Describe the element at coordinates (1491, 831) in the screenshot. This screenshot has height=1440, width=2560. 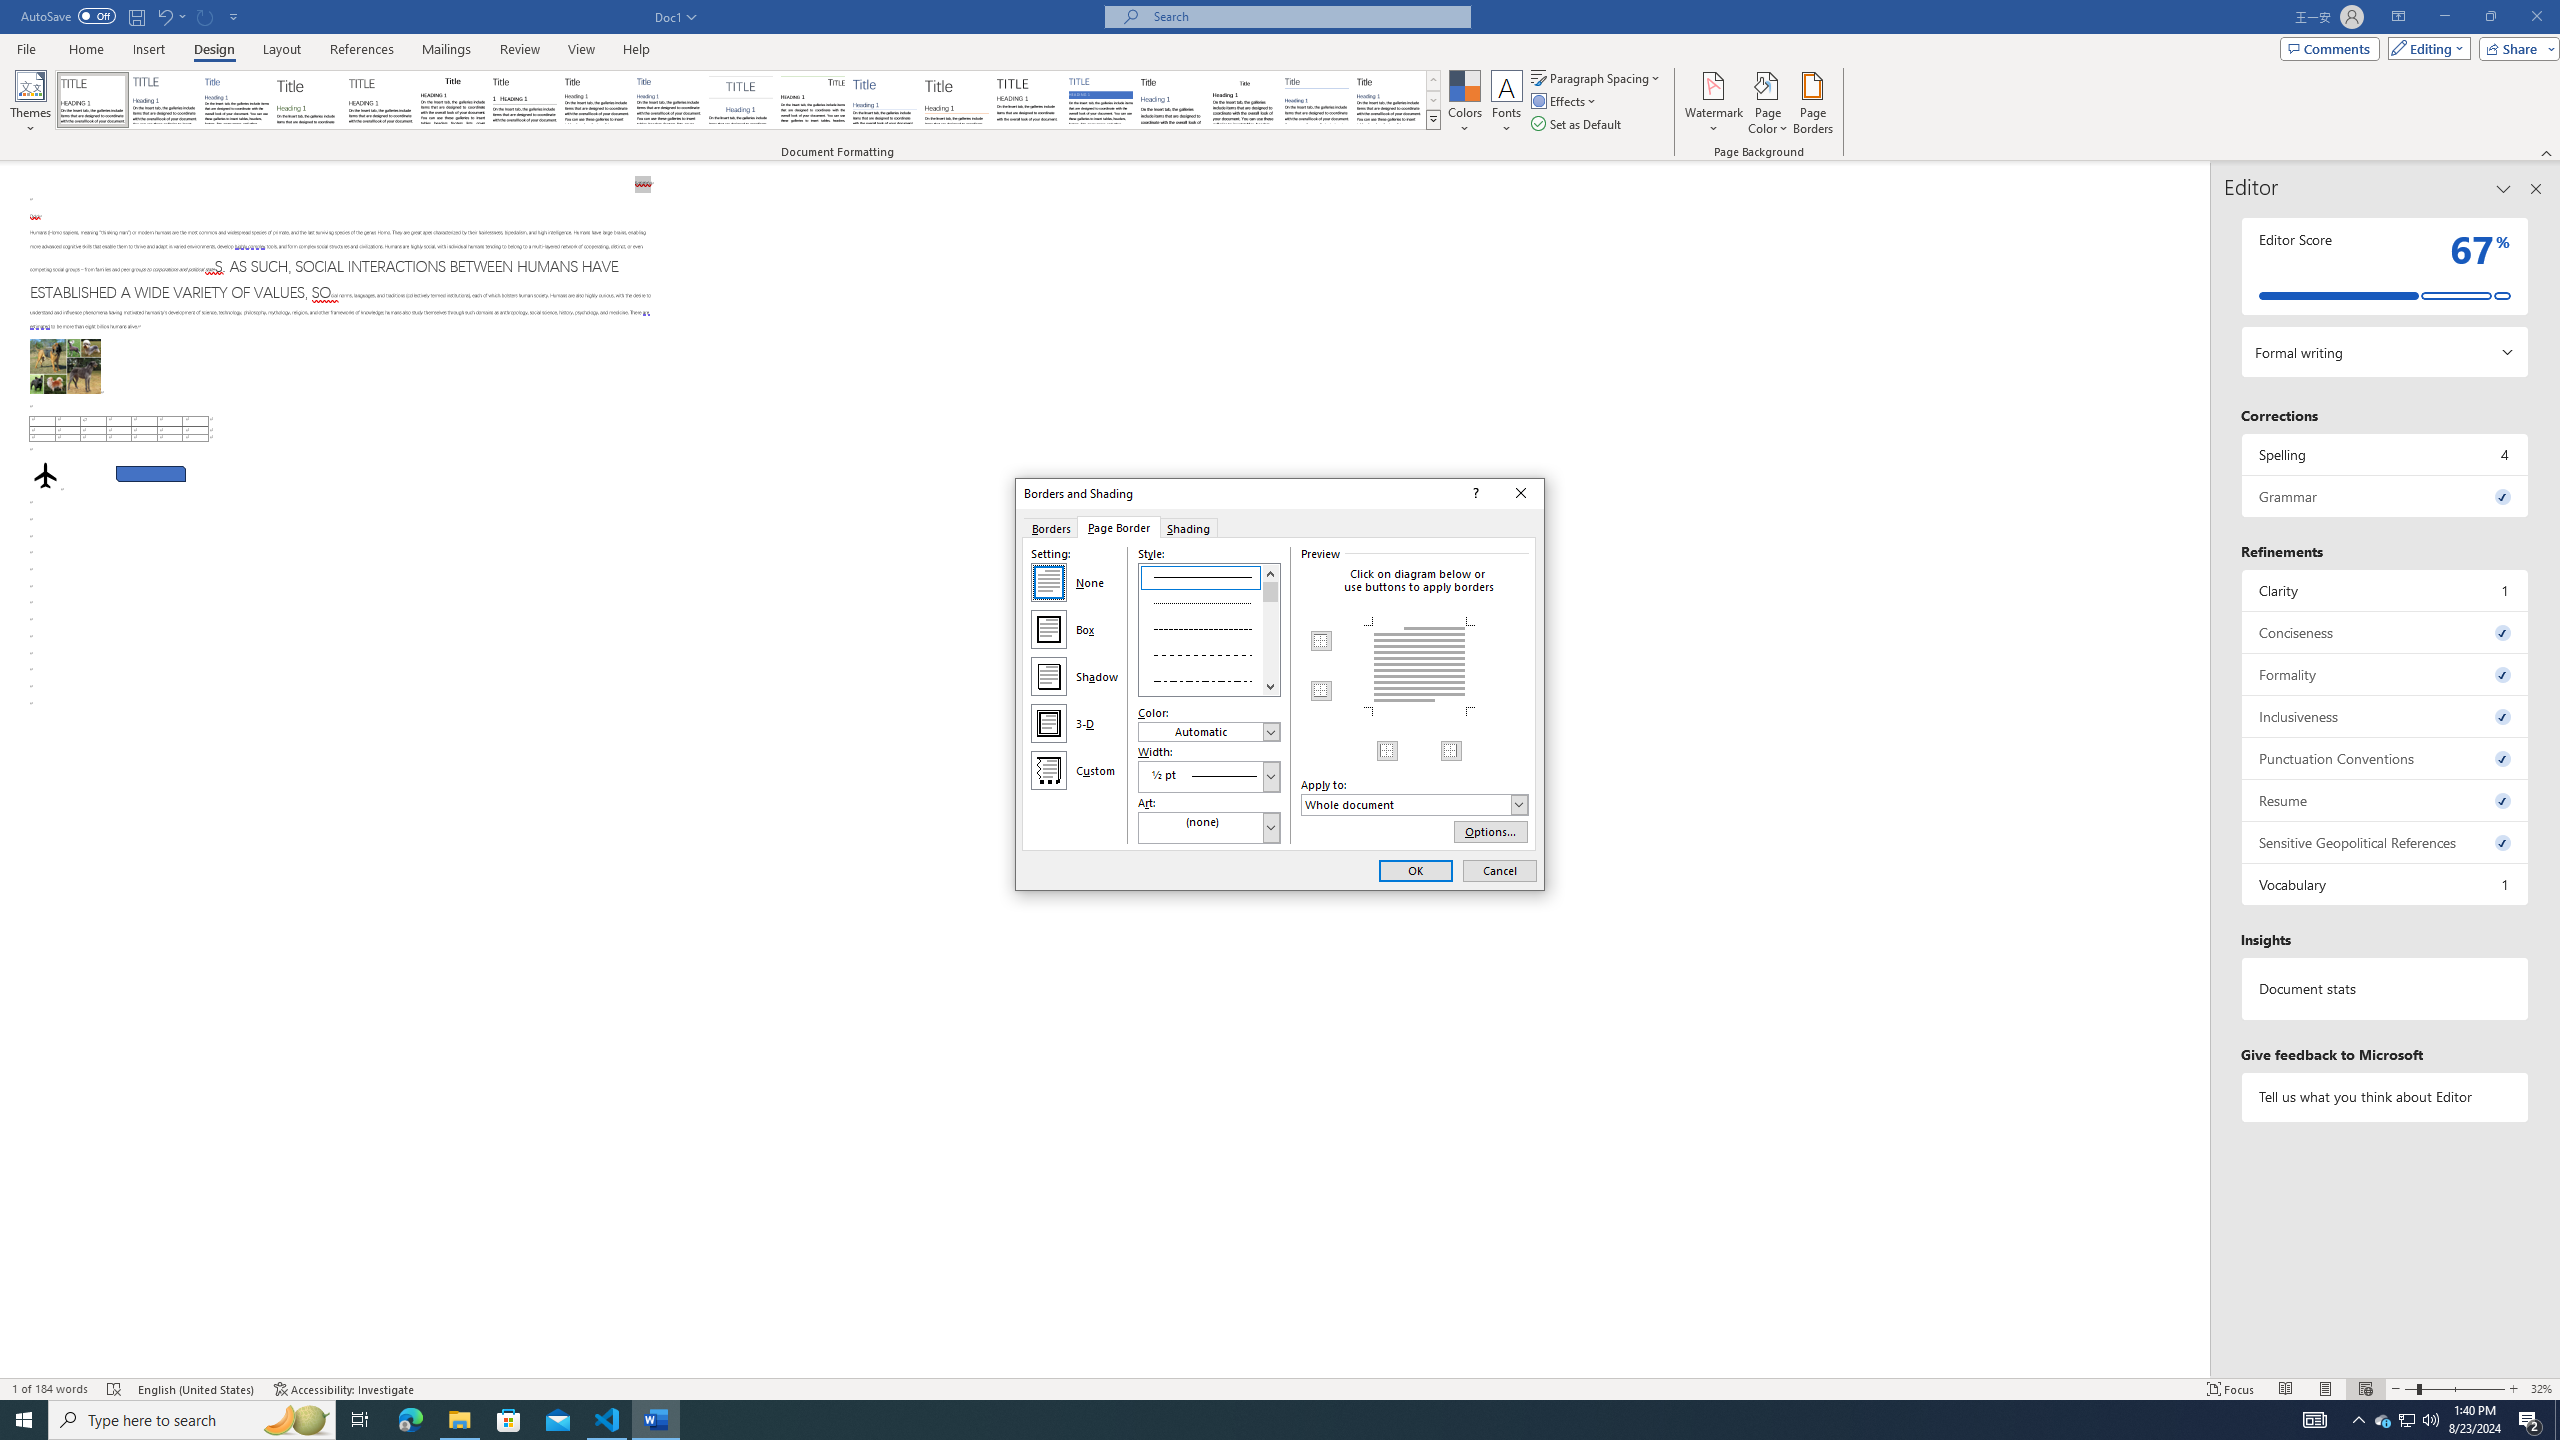
I see `'Options...'` at that location.